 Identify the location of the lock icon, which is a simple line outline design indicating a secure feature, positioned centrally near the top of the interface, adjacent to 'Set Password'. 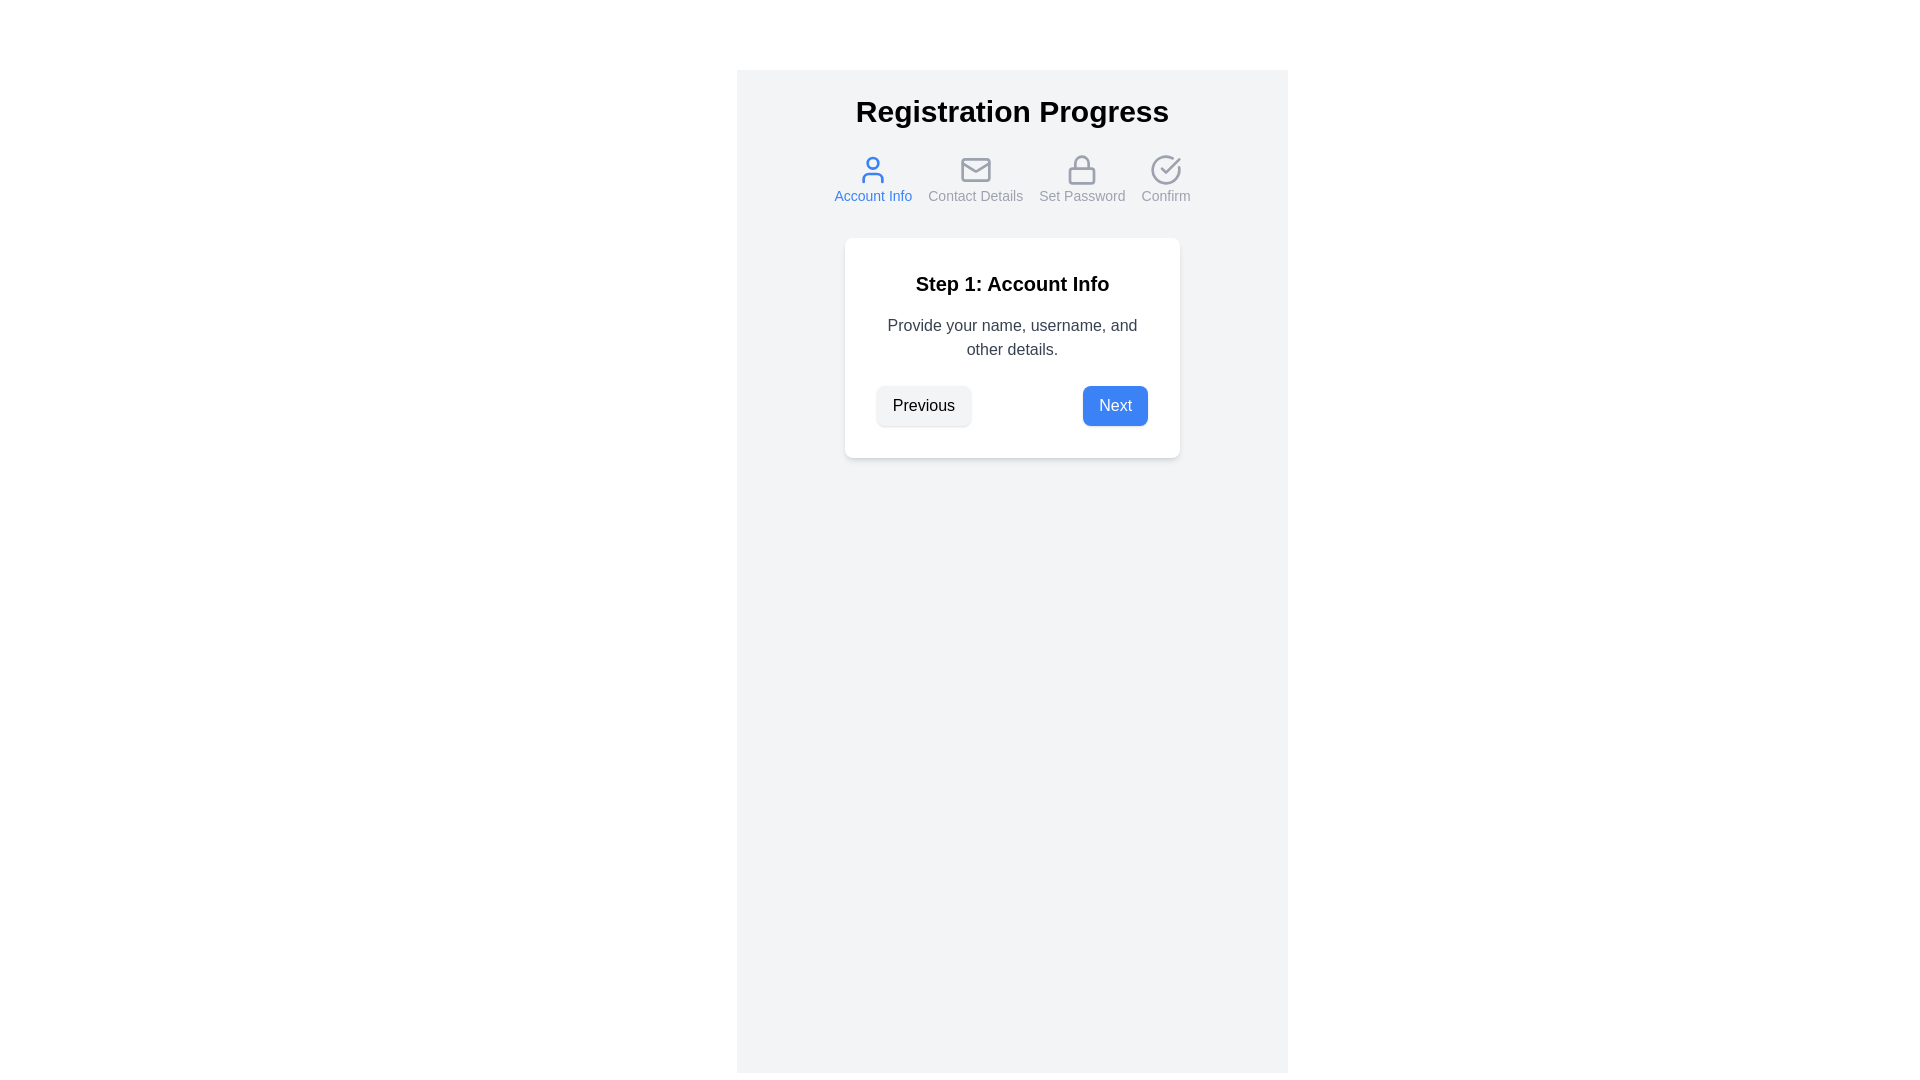
(1081, 168).